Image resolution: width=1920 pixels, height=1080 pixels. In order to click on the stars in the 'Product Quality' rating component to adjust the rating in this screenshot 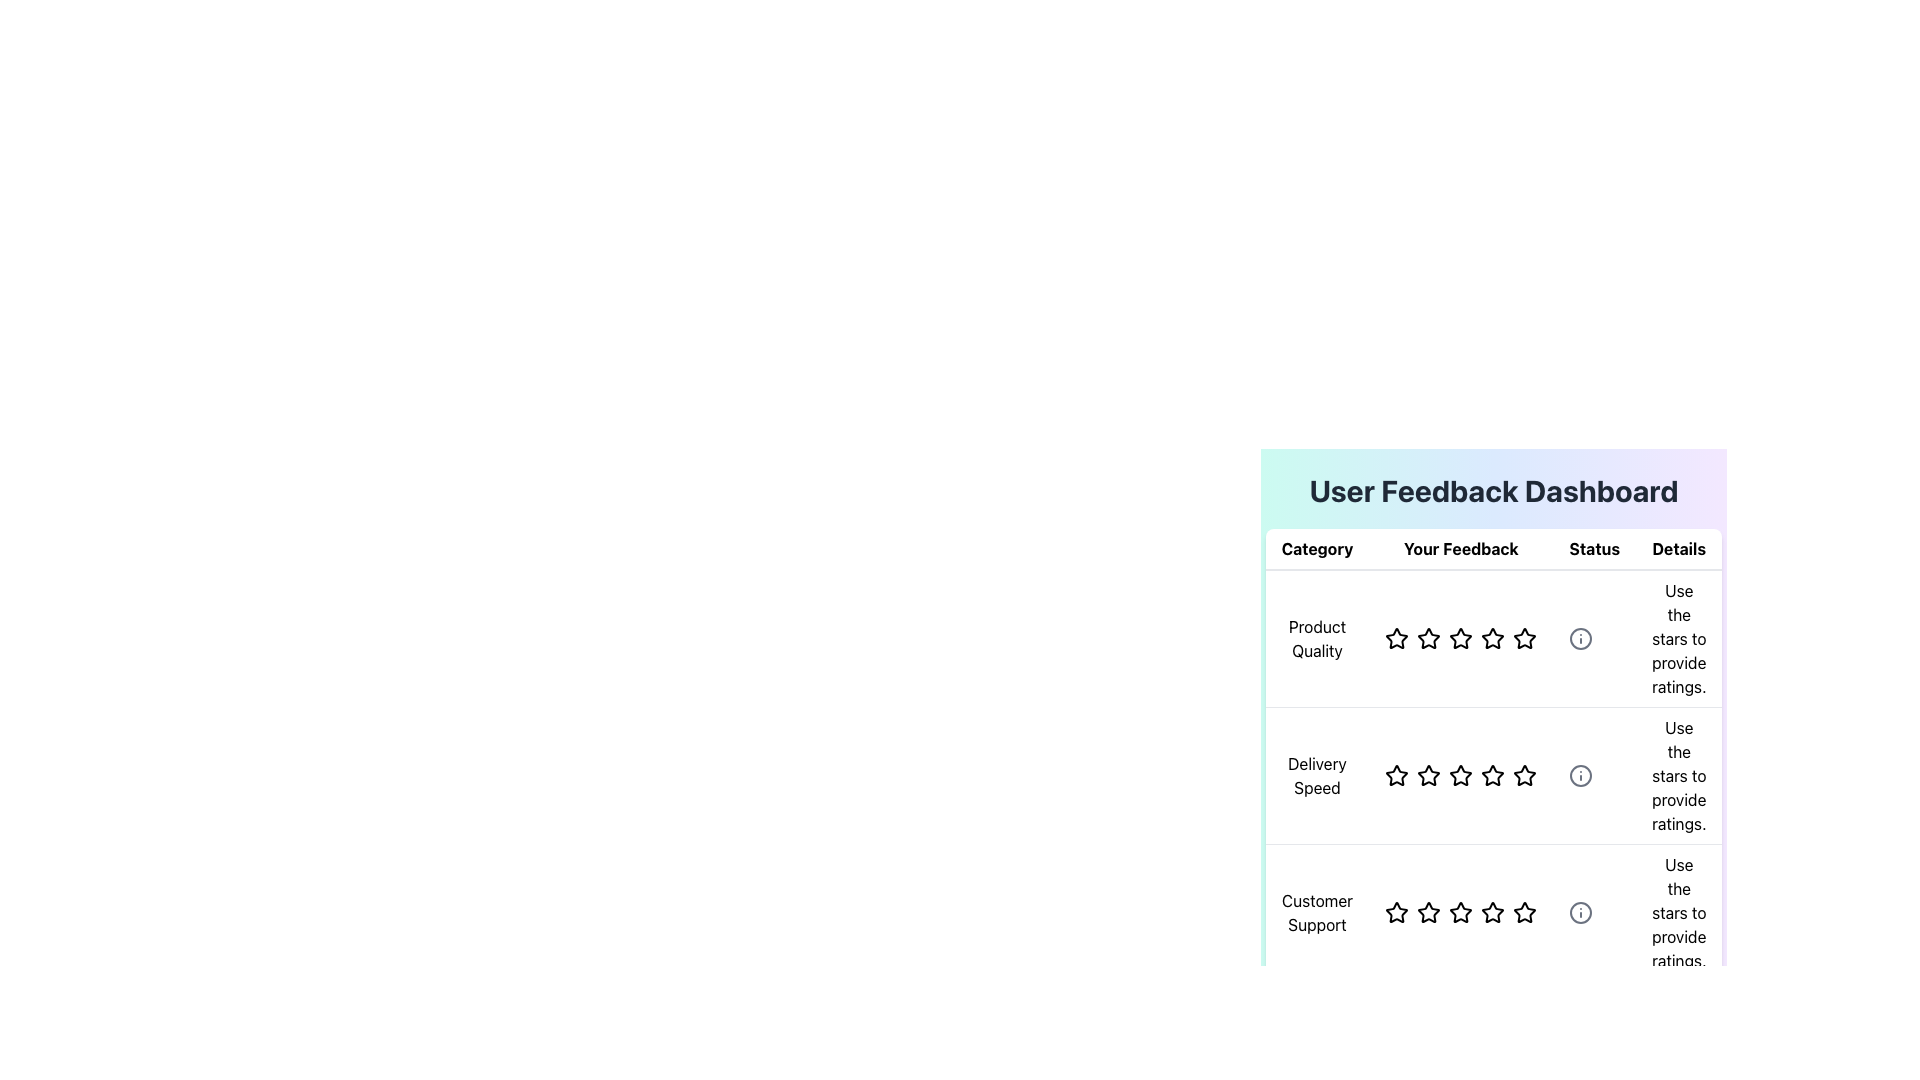, I will do `click(1493, 638)`.